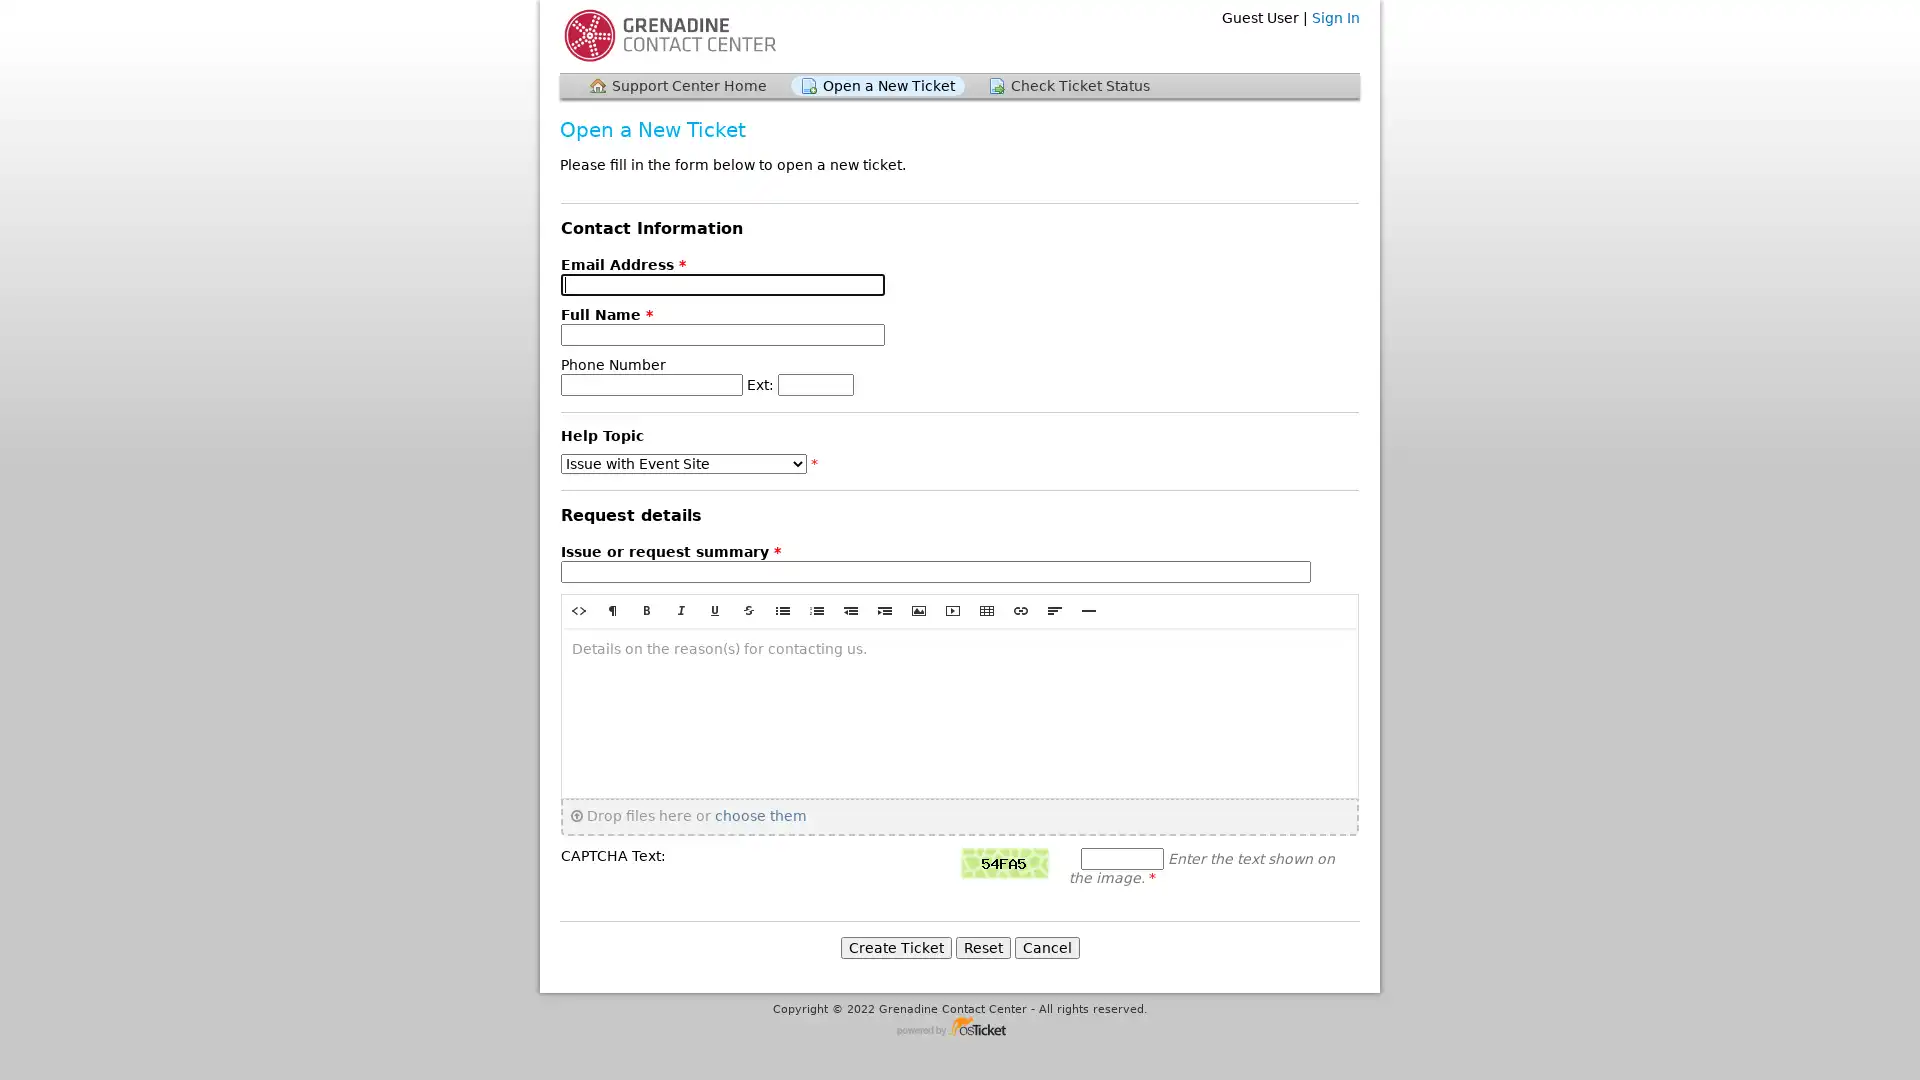 This screenshot has height=1080, width=1920. I want to click on &bull; Unordered List, so click(781, 609).